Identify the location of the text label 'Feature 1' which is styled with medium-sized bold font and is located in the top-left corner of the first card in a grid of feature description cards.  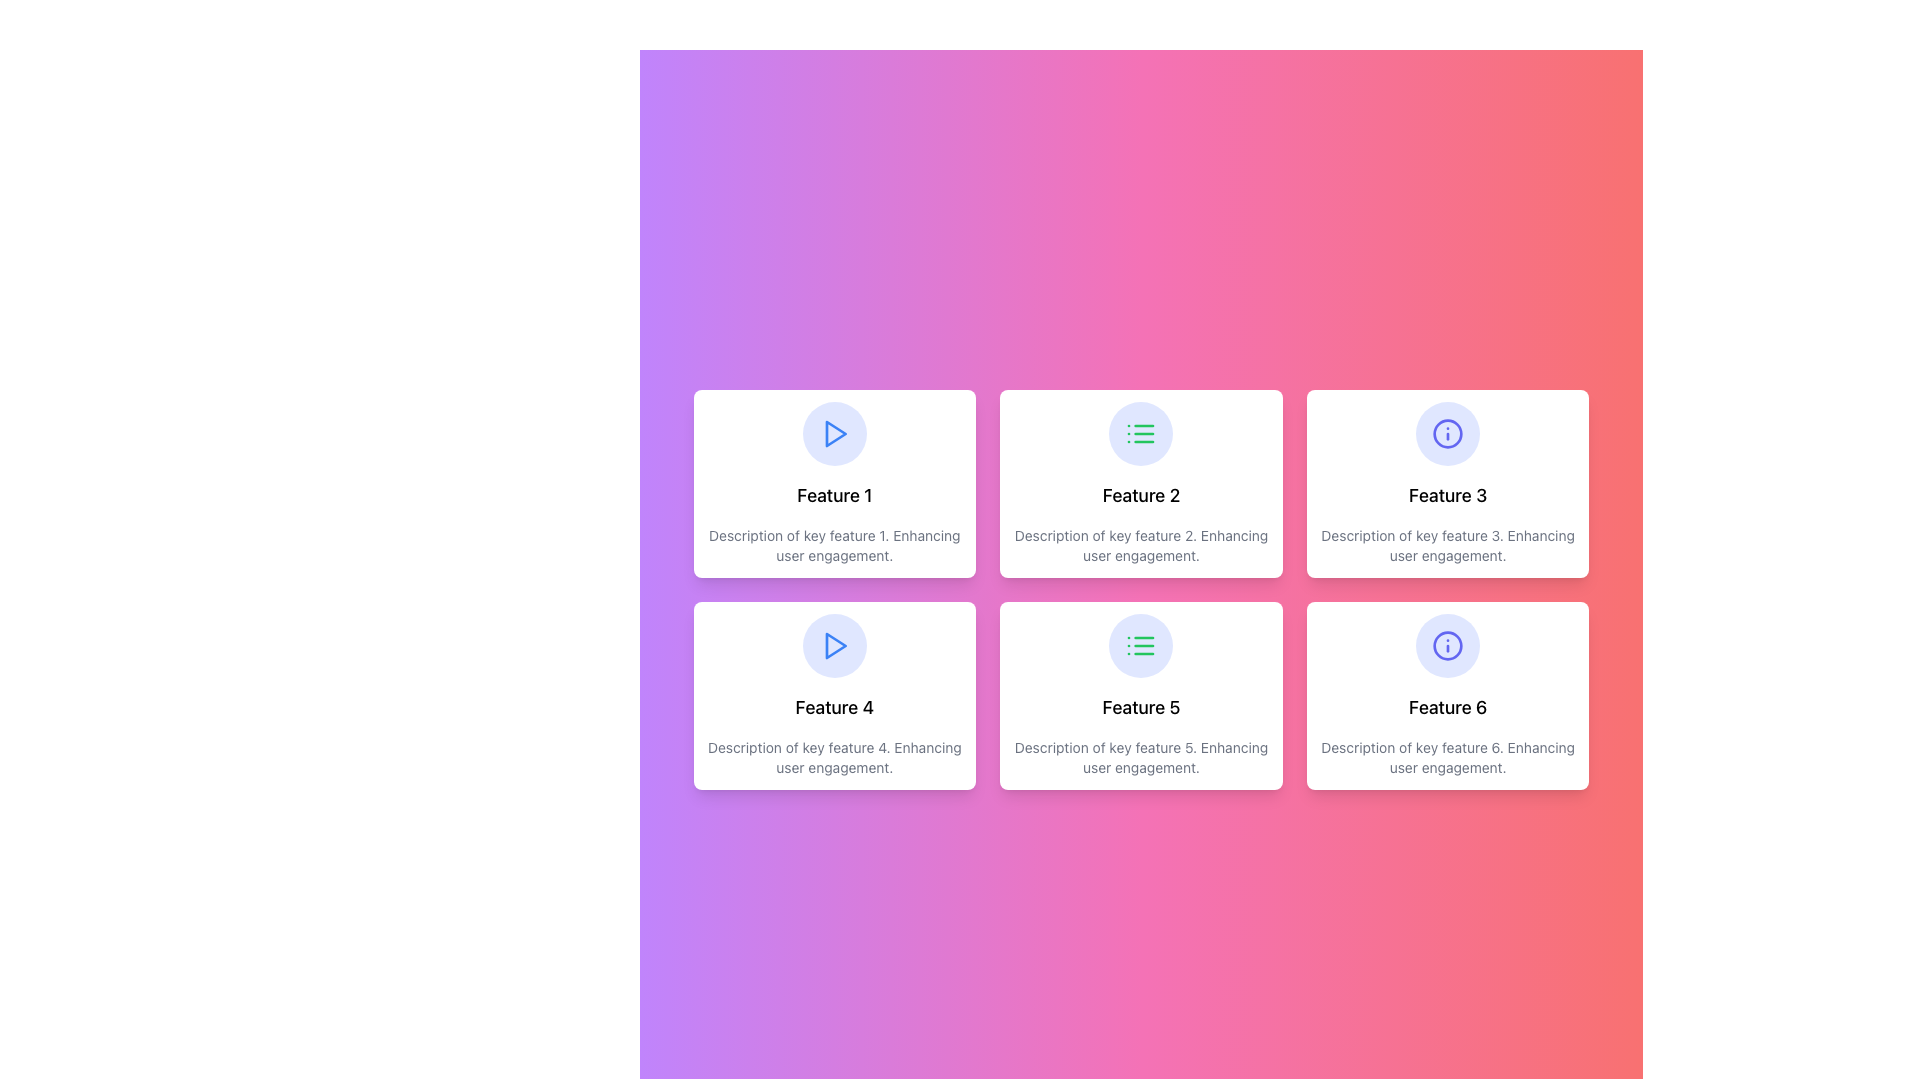
(834, 495).